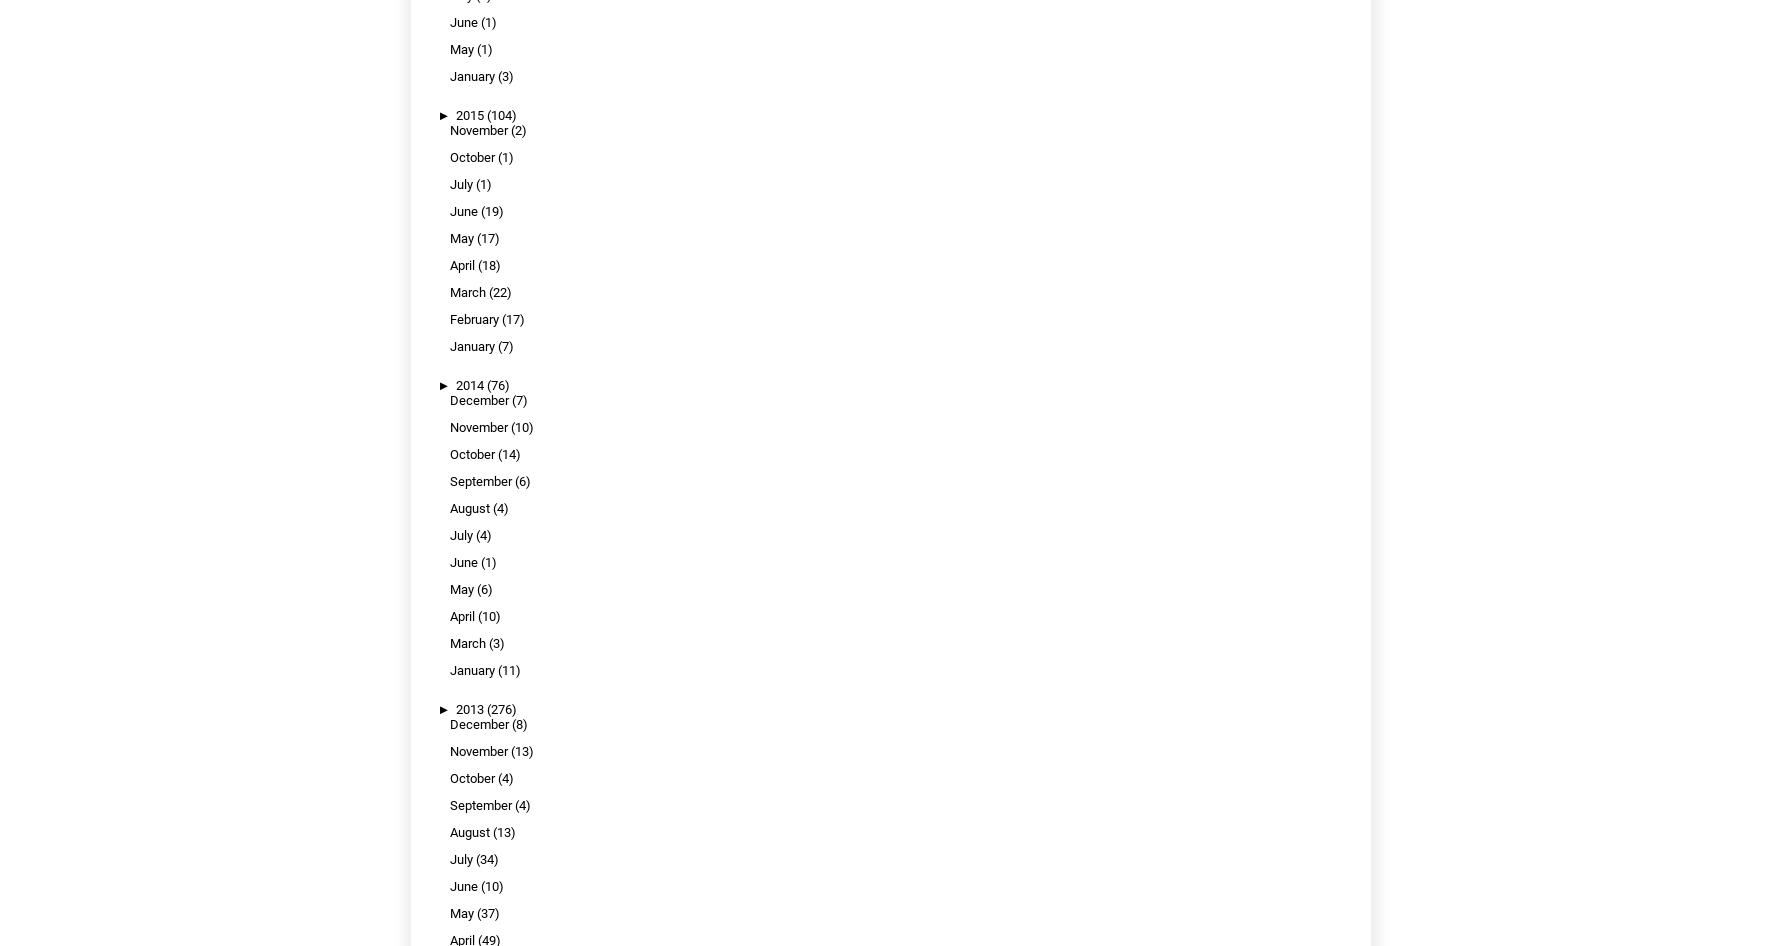 This screenshot has height=946, width=1781. I want to click on '(11)', so click(497, 670).